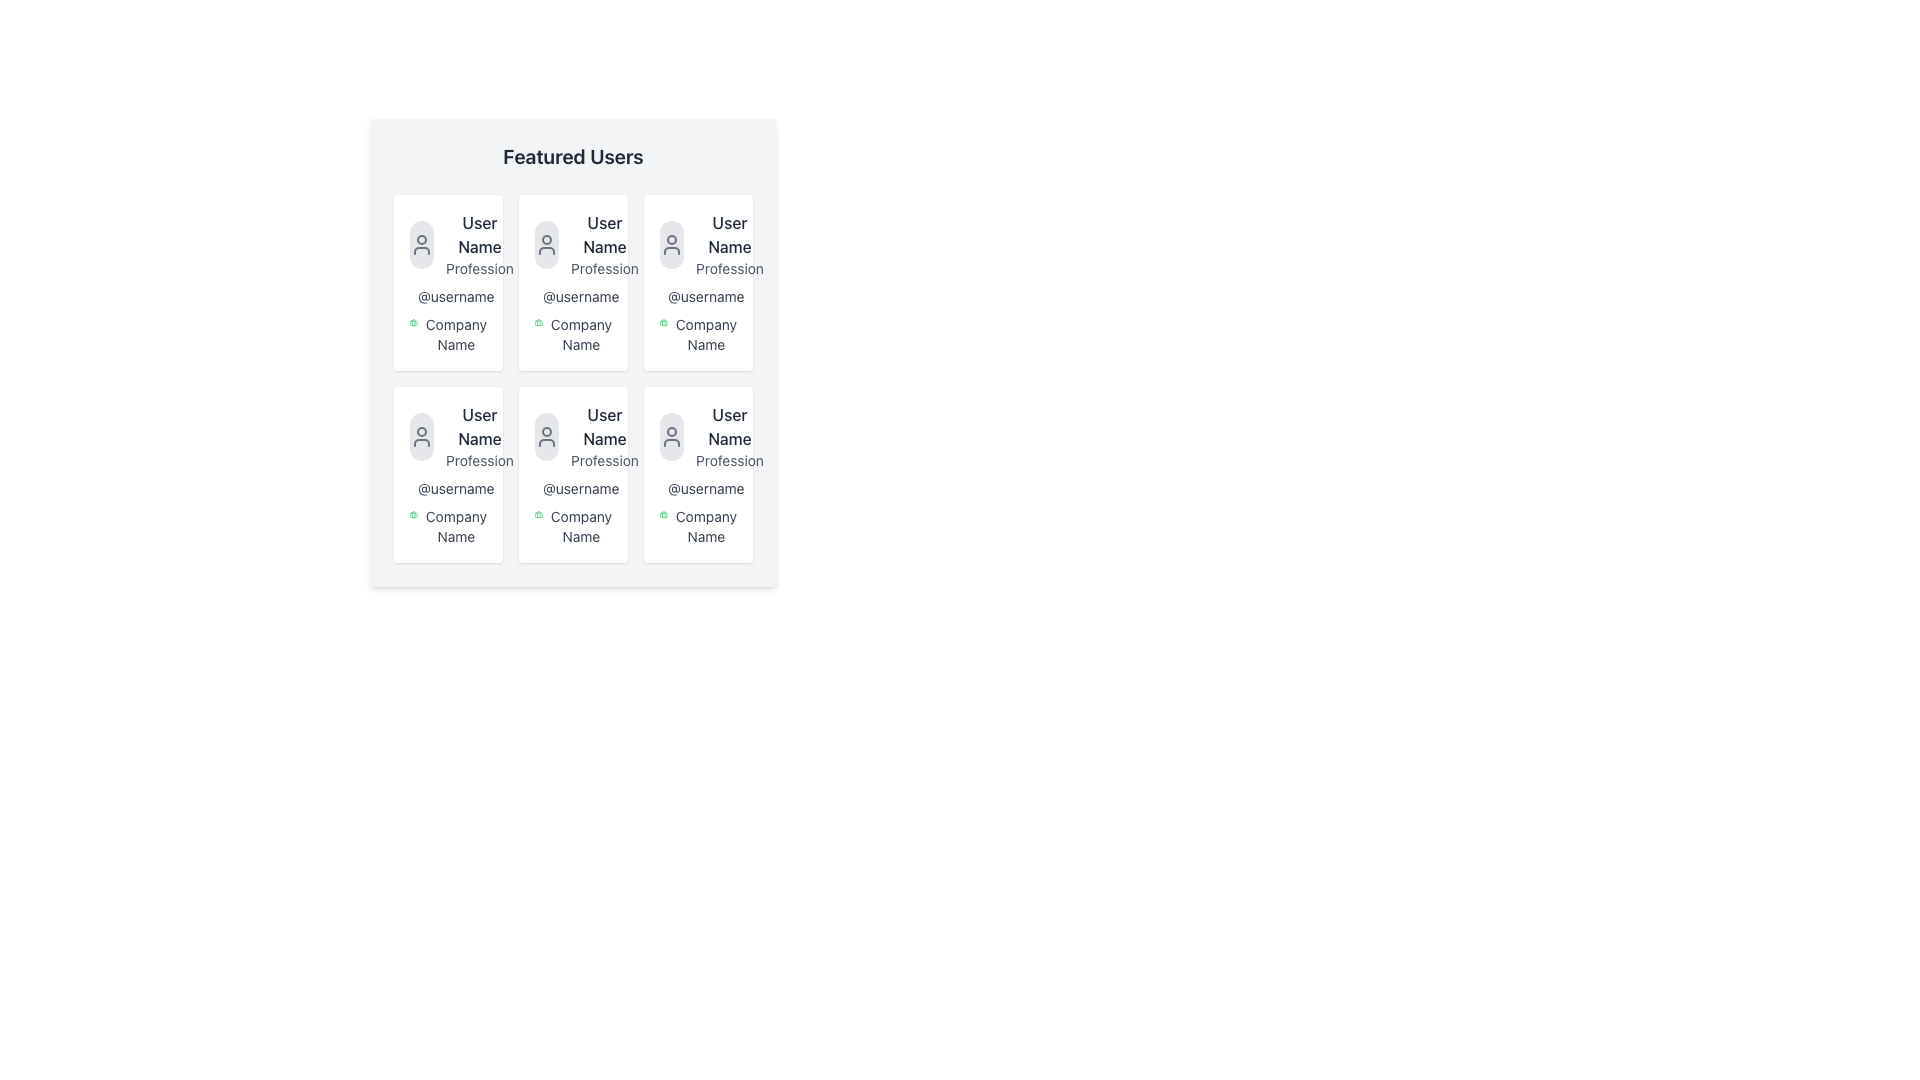 This screenshot has height=1080, width=1920. Describe the element at coordinates (706, 526) in the screenshot. I see `text from the 'Company Name' label located at the bottom of the user profile card, which is styled in a slightly bolded sans-serif font` at that location.